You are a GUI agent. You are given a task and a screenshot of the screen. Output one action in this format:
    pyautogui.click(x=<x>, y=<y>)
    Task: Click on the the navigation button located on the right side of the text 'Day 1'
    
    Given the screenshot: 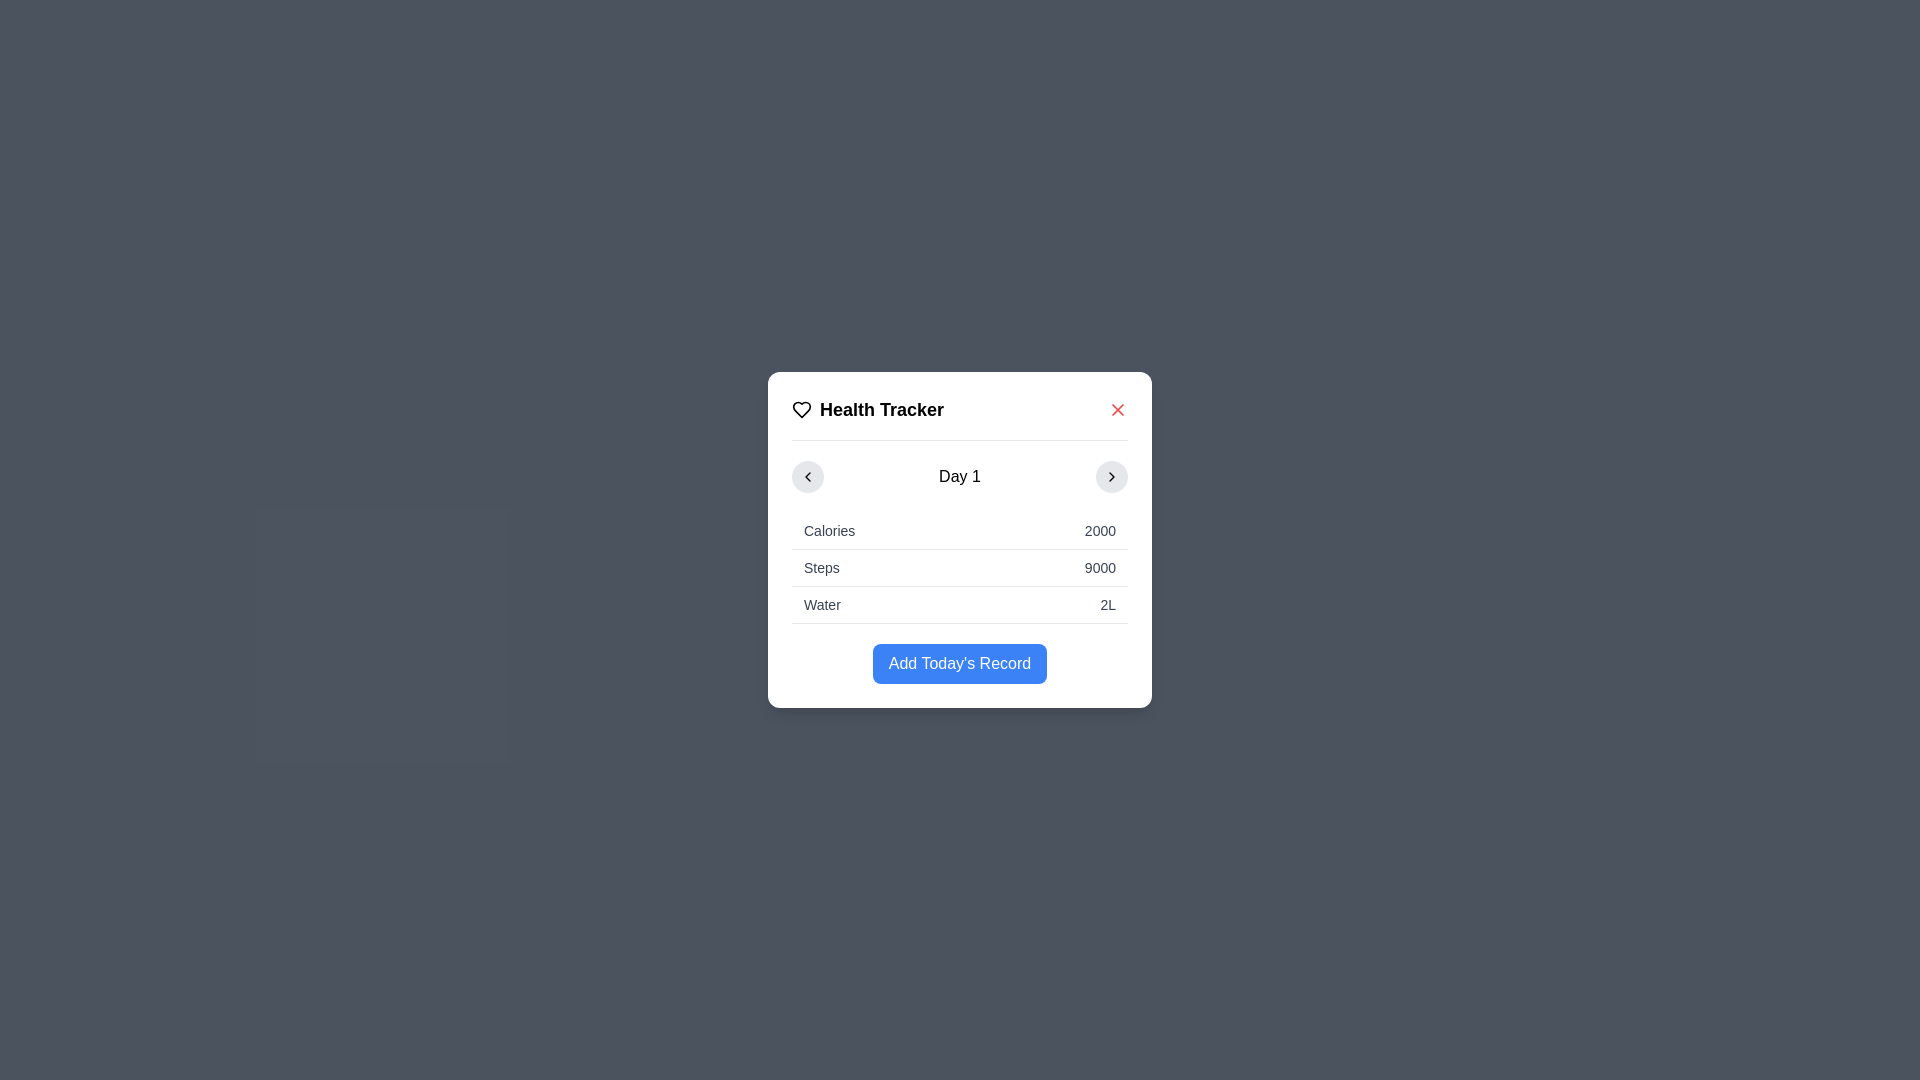 What is the action you would take?
    pyautogui.click(x=1111, y=477)
    